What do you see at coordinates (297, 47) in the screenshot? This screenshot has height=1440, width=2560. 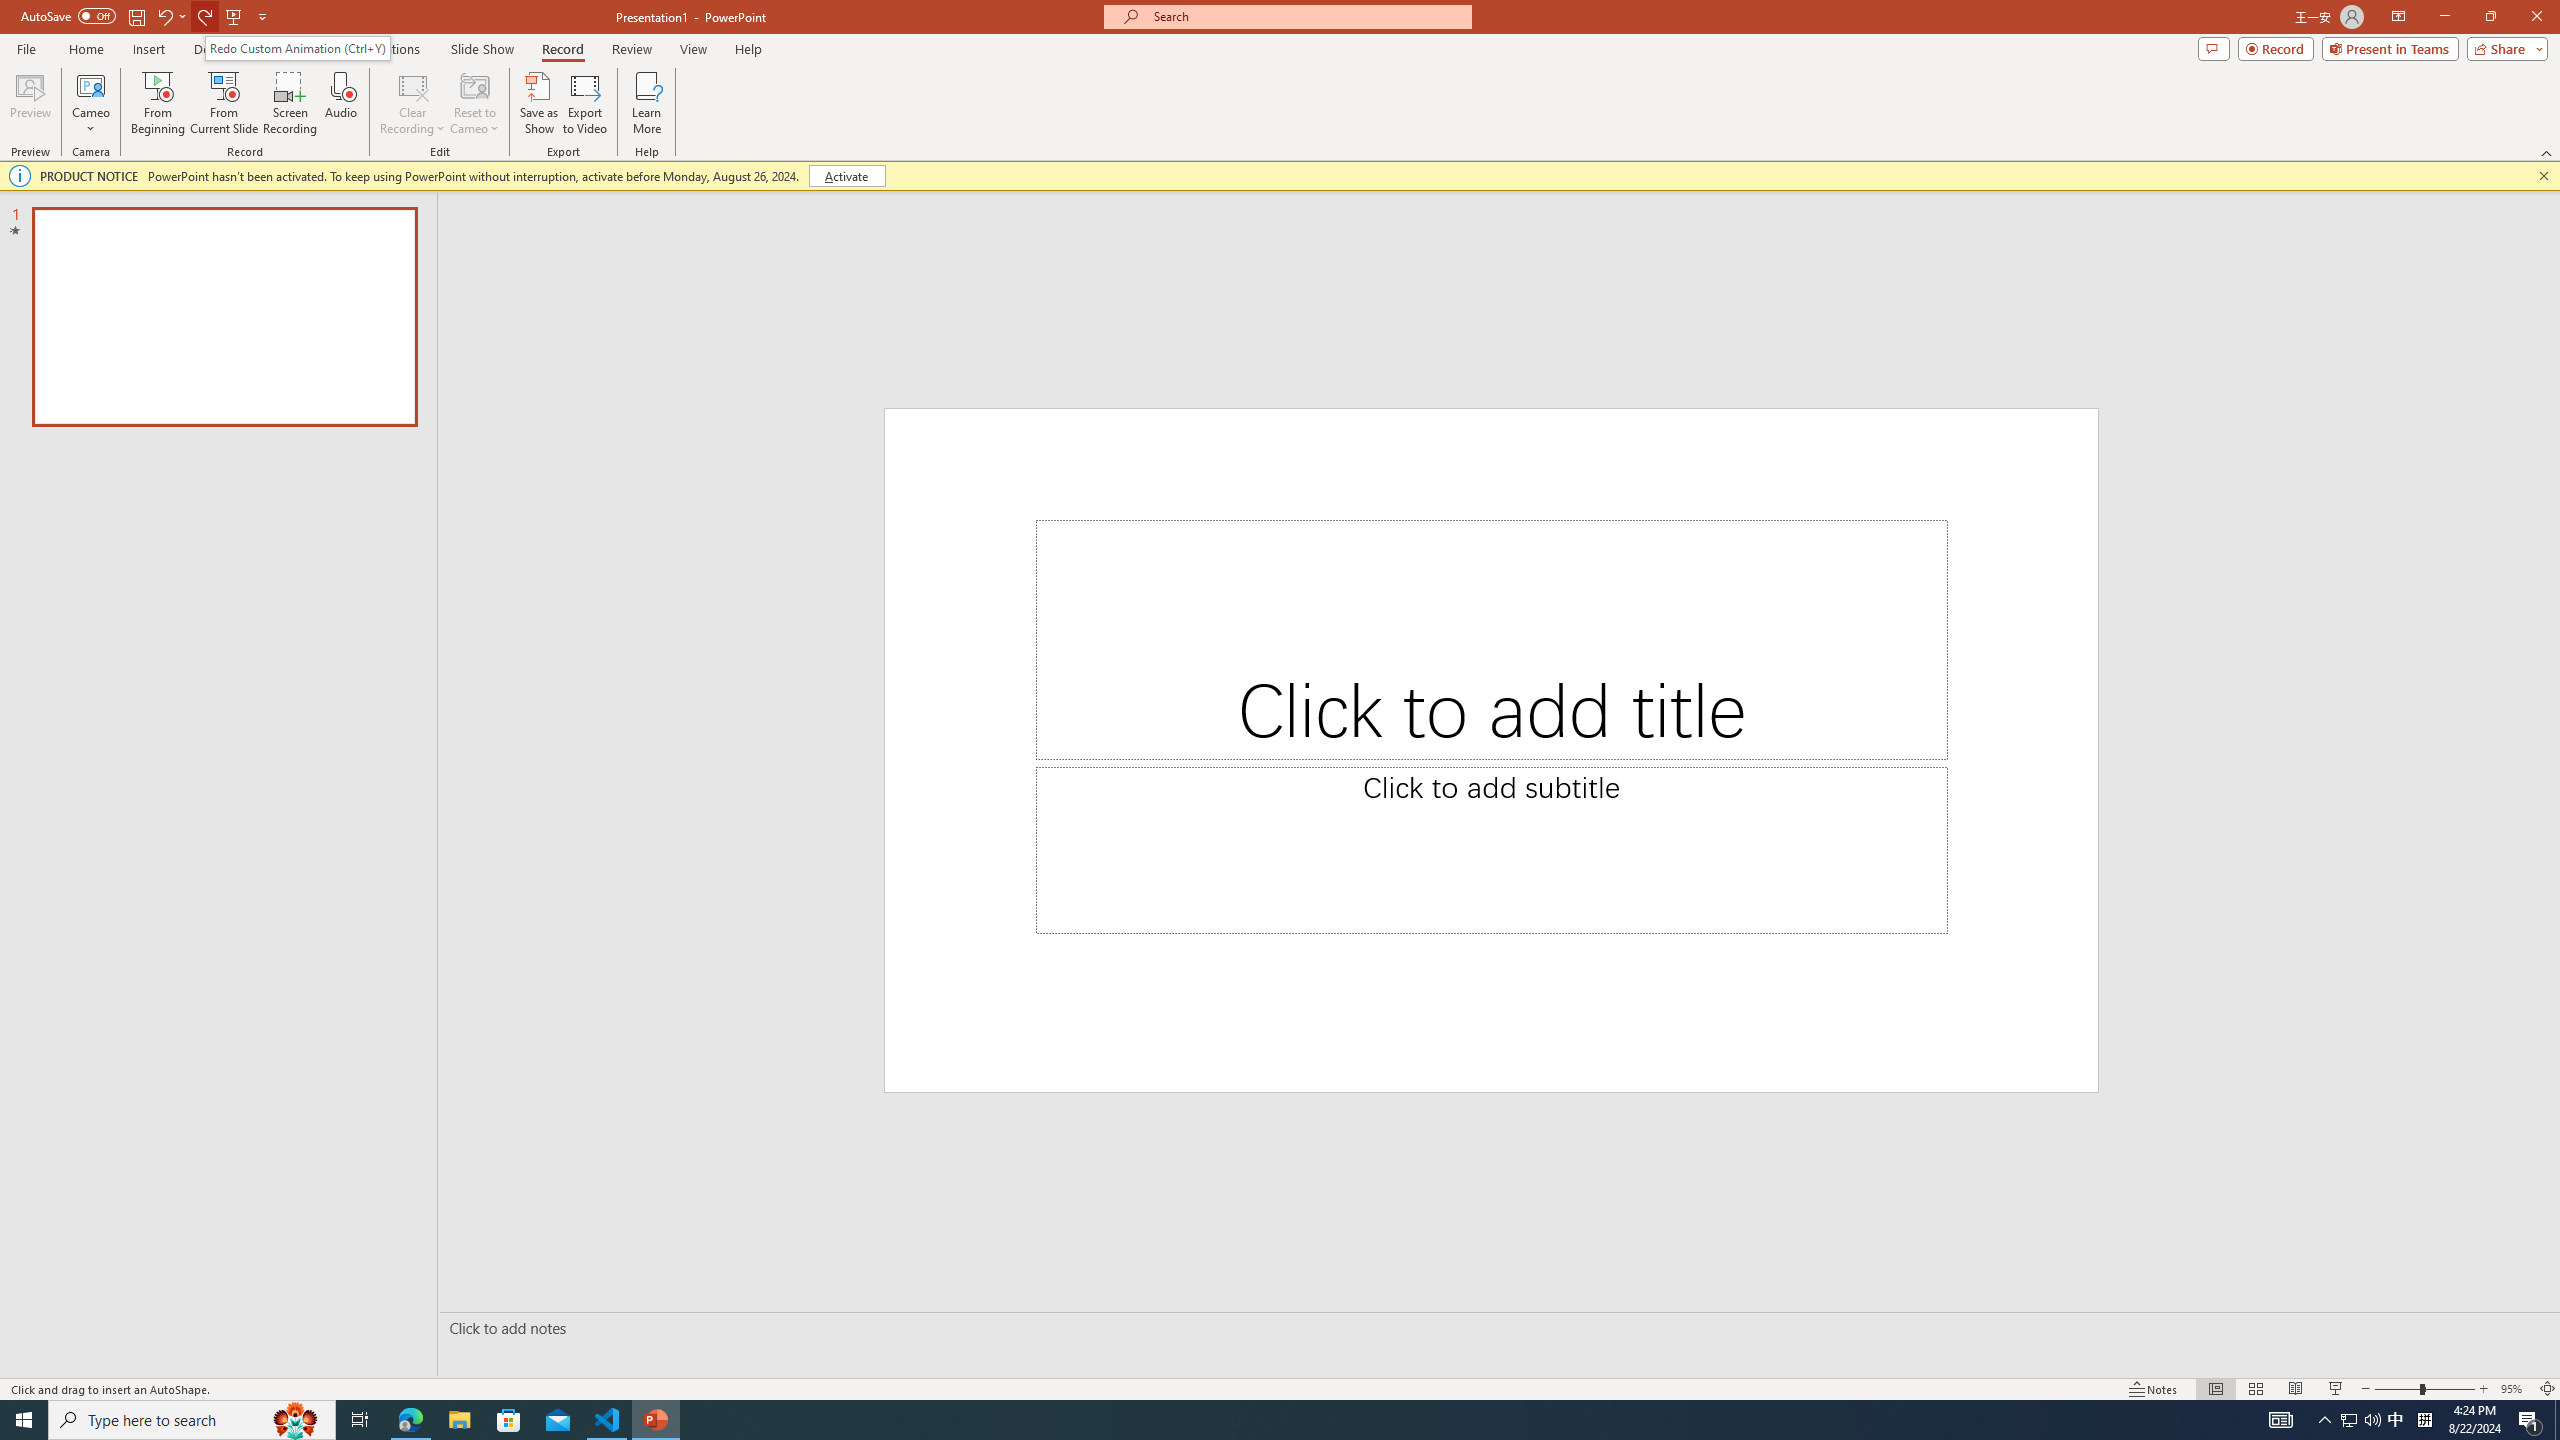 I see `'Redo Custom Animation (Ctrl+Y)'` at bounding box center [297, 47].